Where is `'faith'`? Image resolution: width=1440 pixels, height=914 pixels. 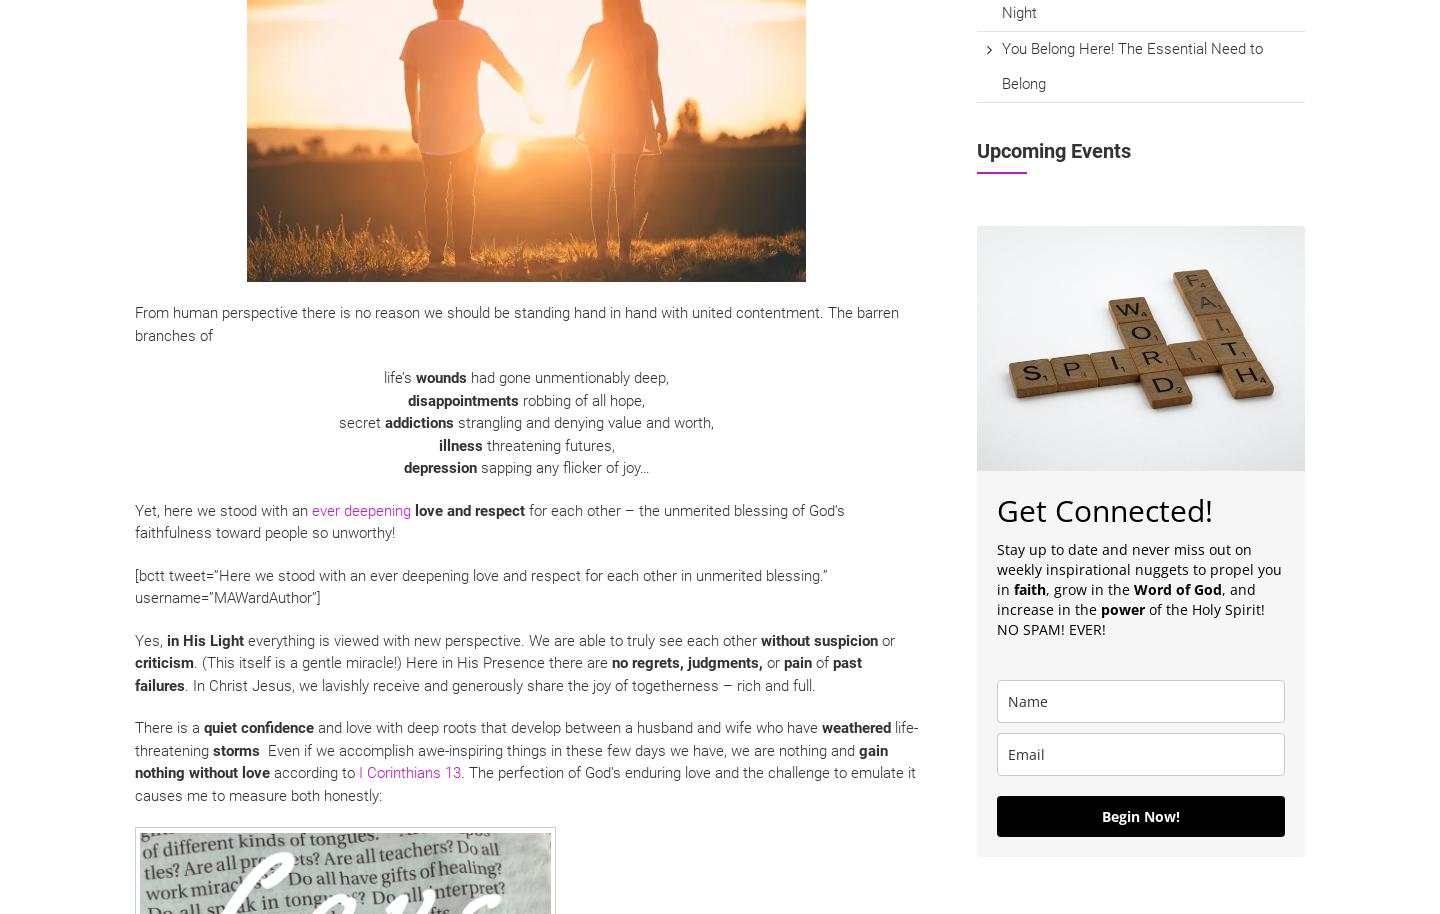
'faith' is located at coordinates (1030, 589).